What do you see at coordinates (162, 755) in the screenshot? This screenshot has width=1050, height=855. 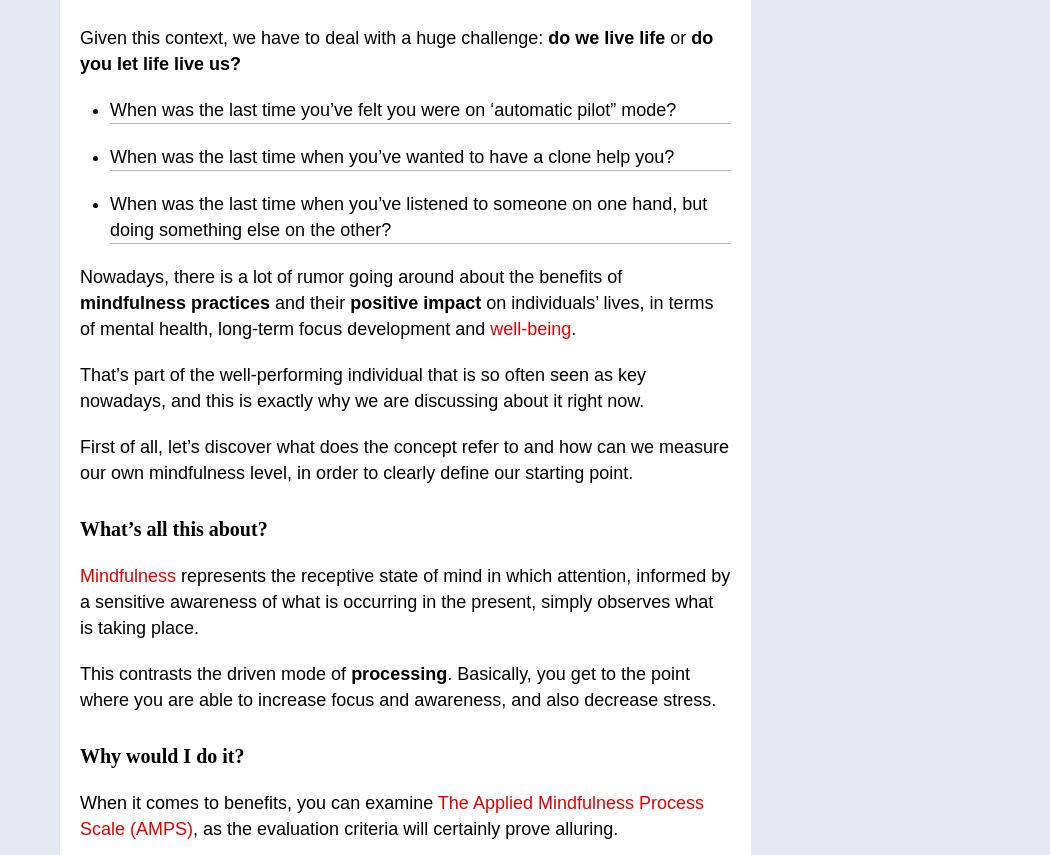 I see `'Why would I do it?'` at bounding box center [162, 755].